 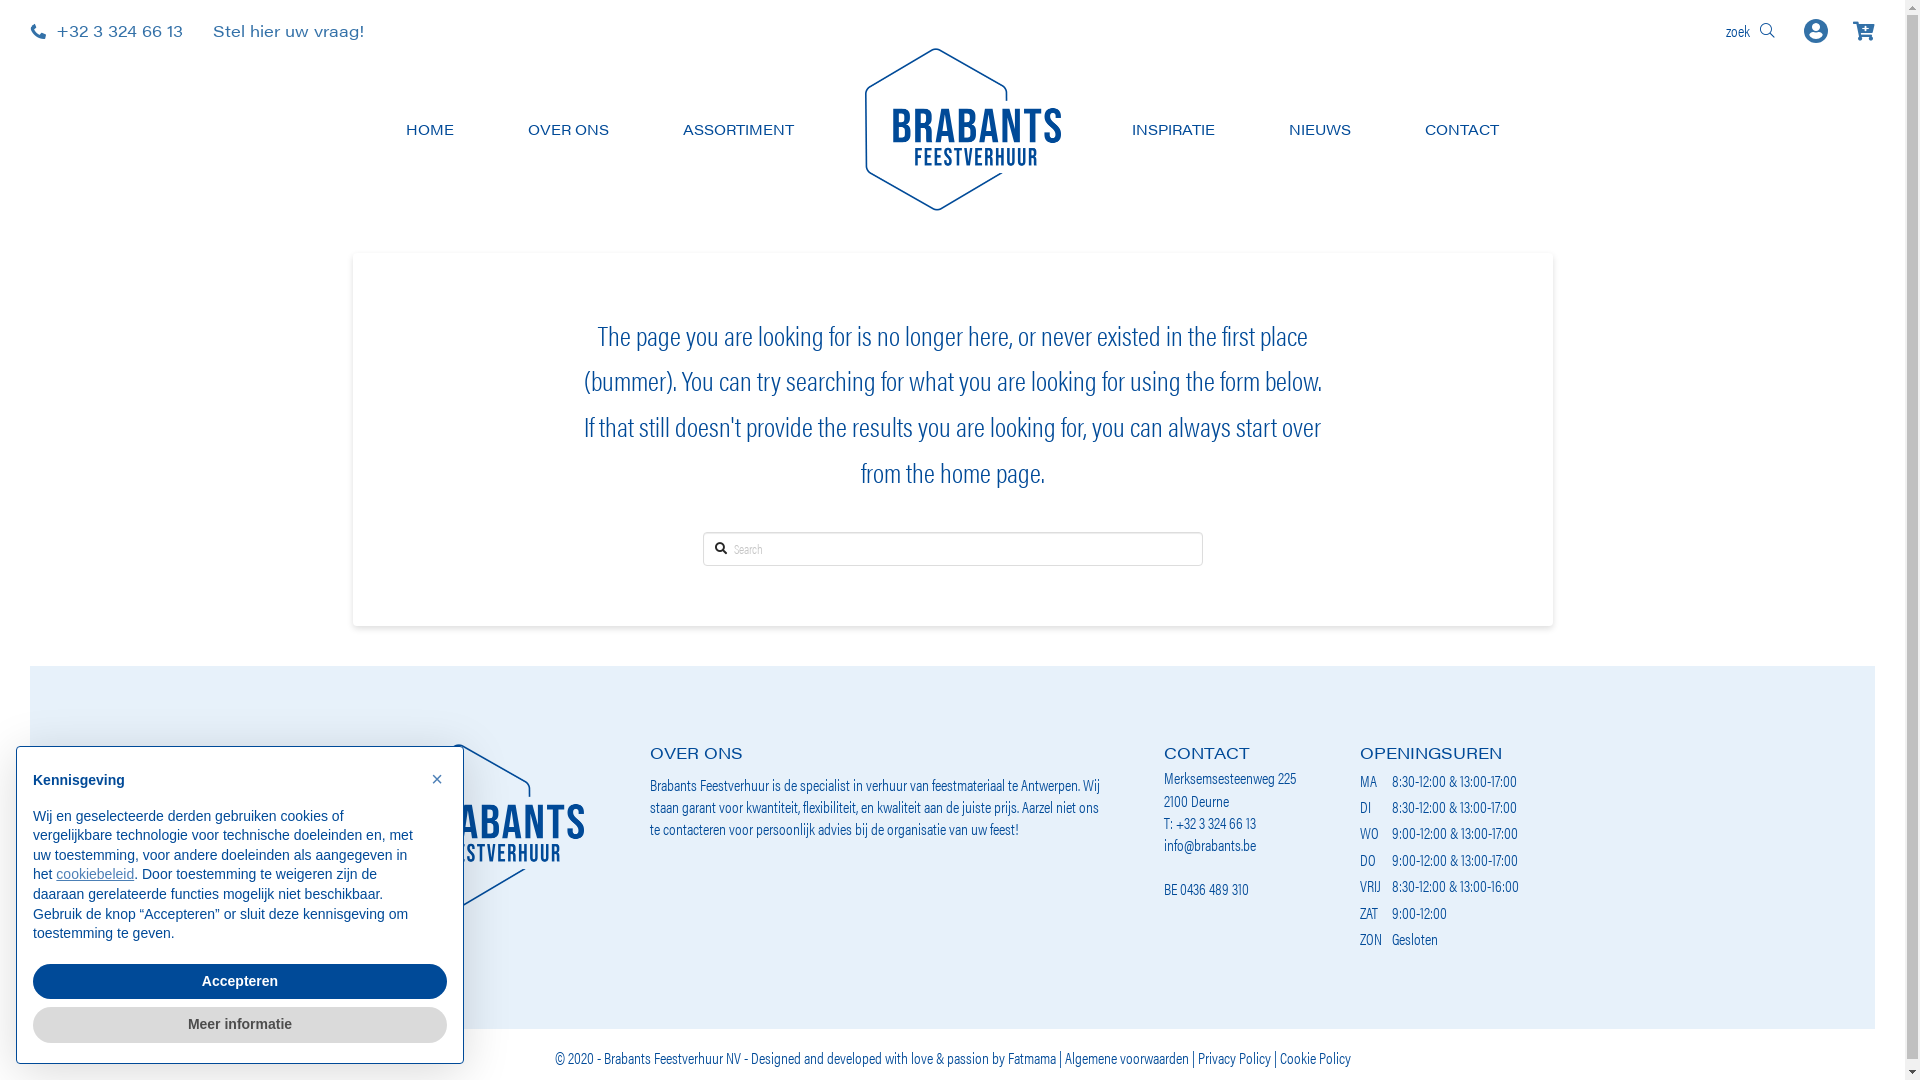 What do you see at coordinates (1163, 844) in the screenshot?
I see `'info@brabants.be'` at bounding box center [1163, 844].